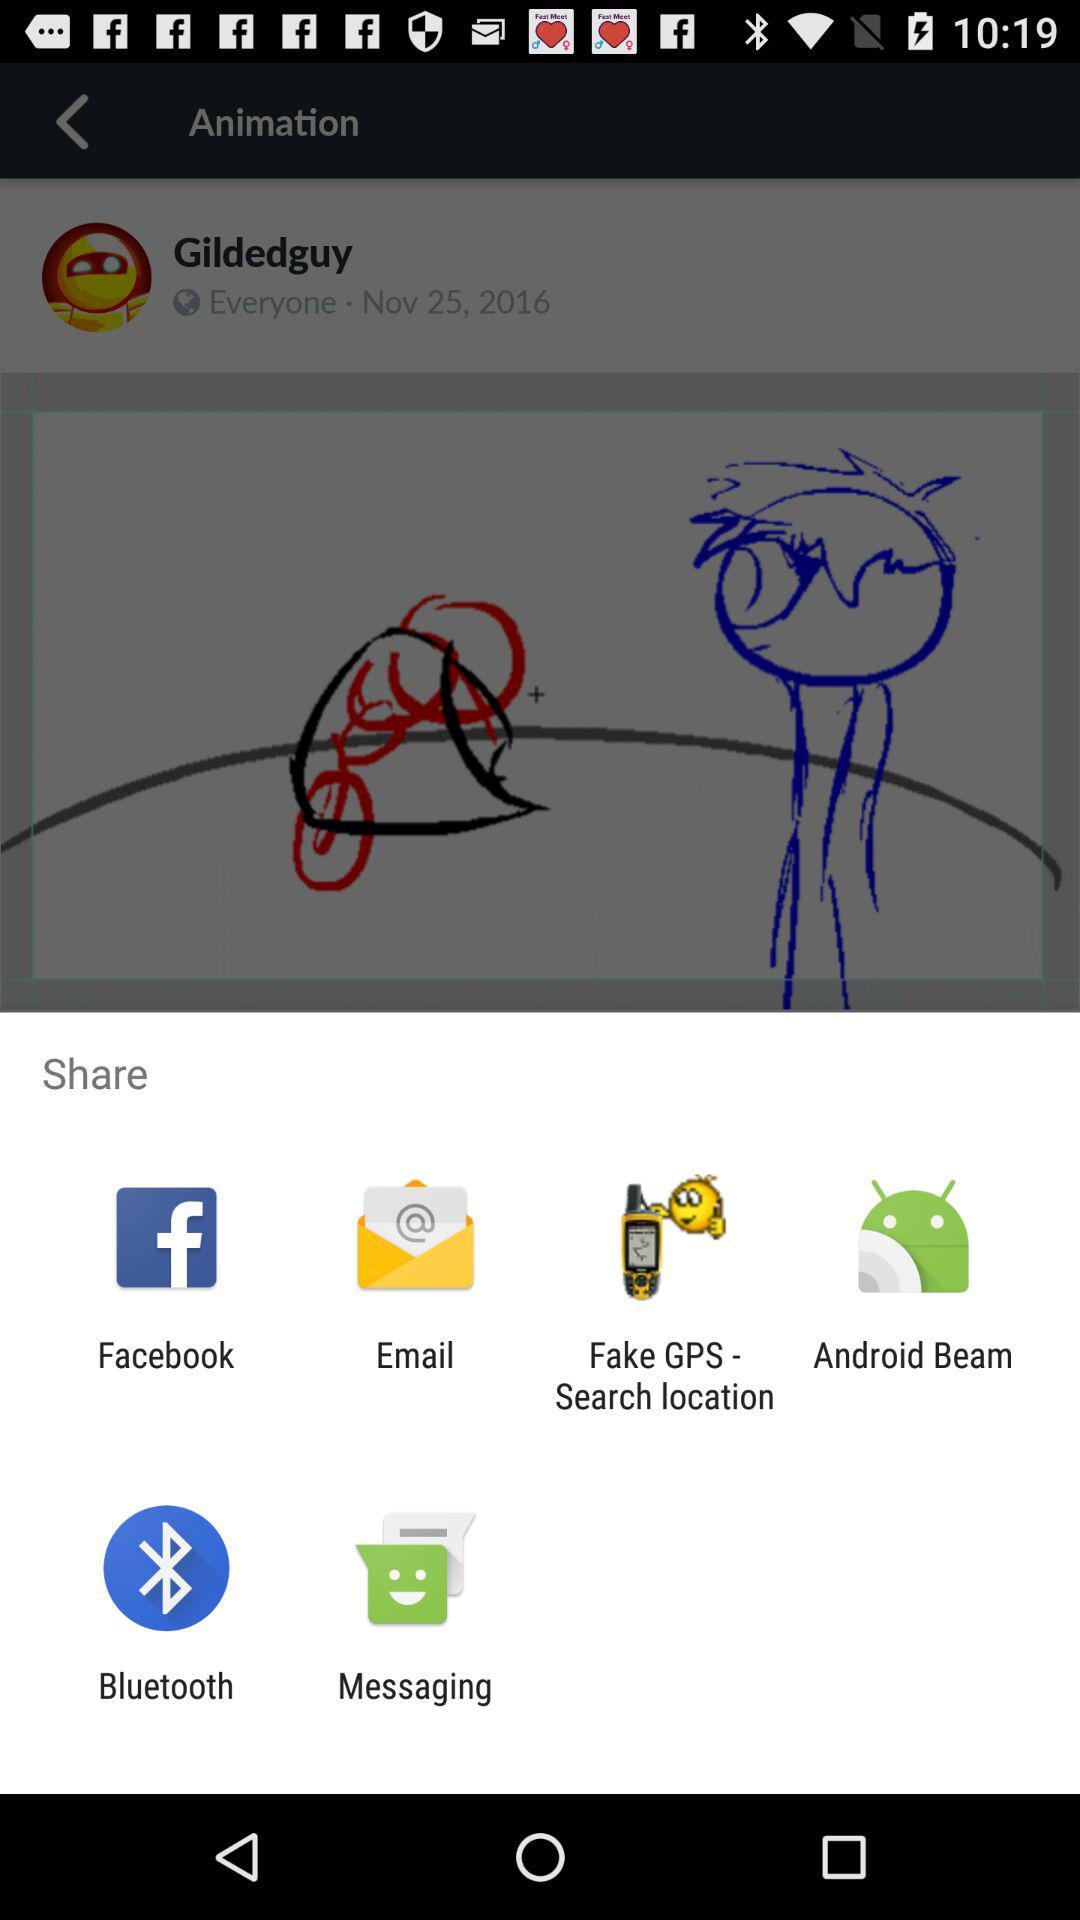  What do you see at coordinates (165, 1374) in the screenshot?
I see `icon to the left of the email` at bounding box center [165, 1374].